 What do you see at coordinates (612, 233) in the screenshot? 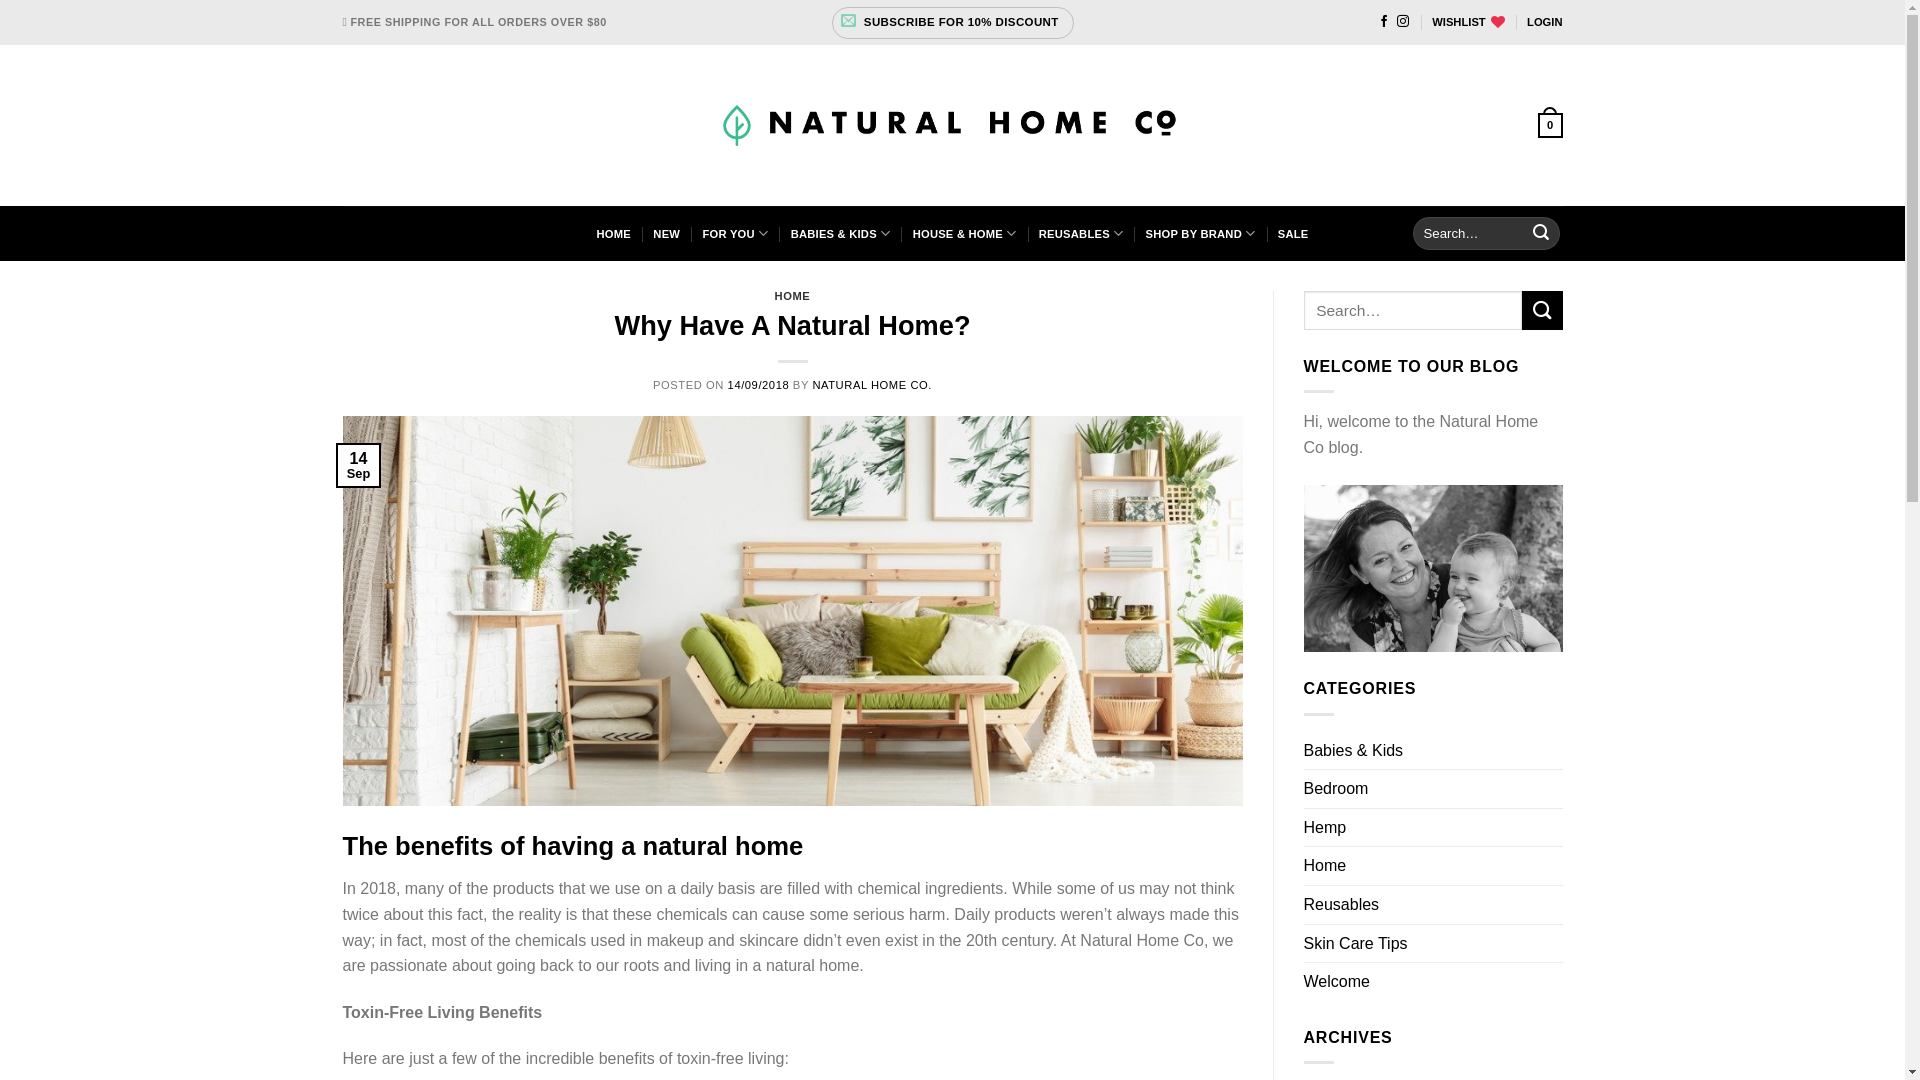
I see `'HOME'` at bounding box center [612, 233].